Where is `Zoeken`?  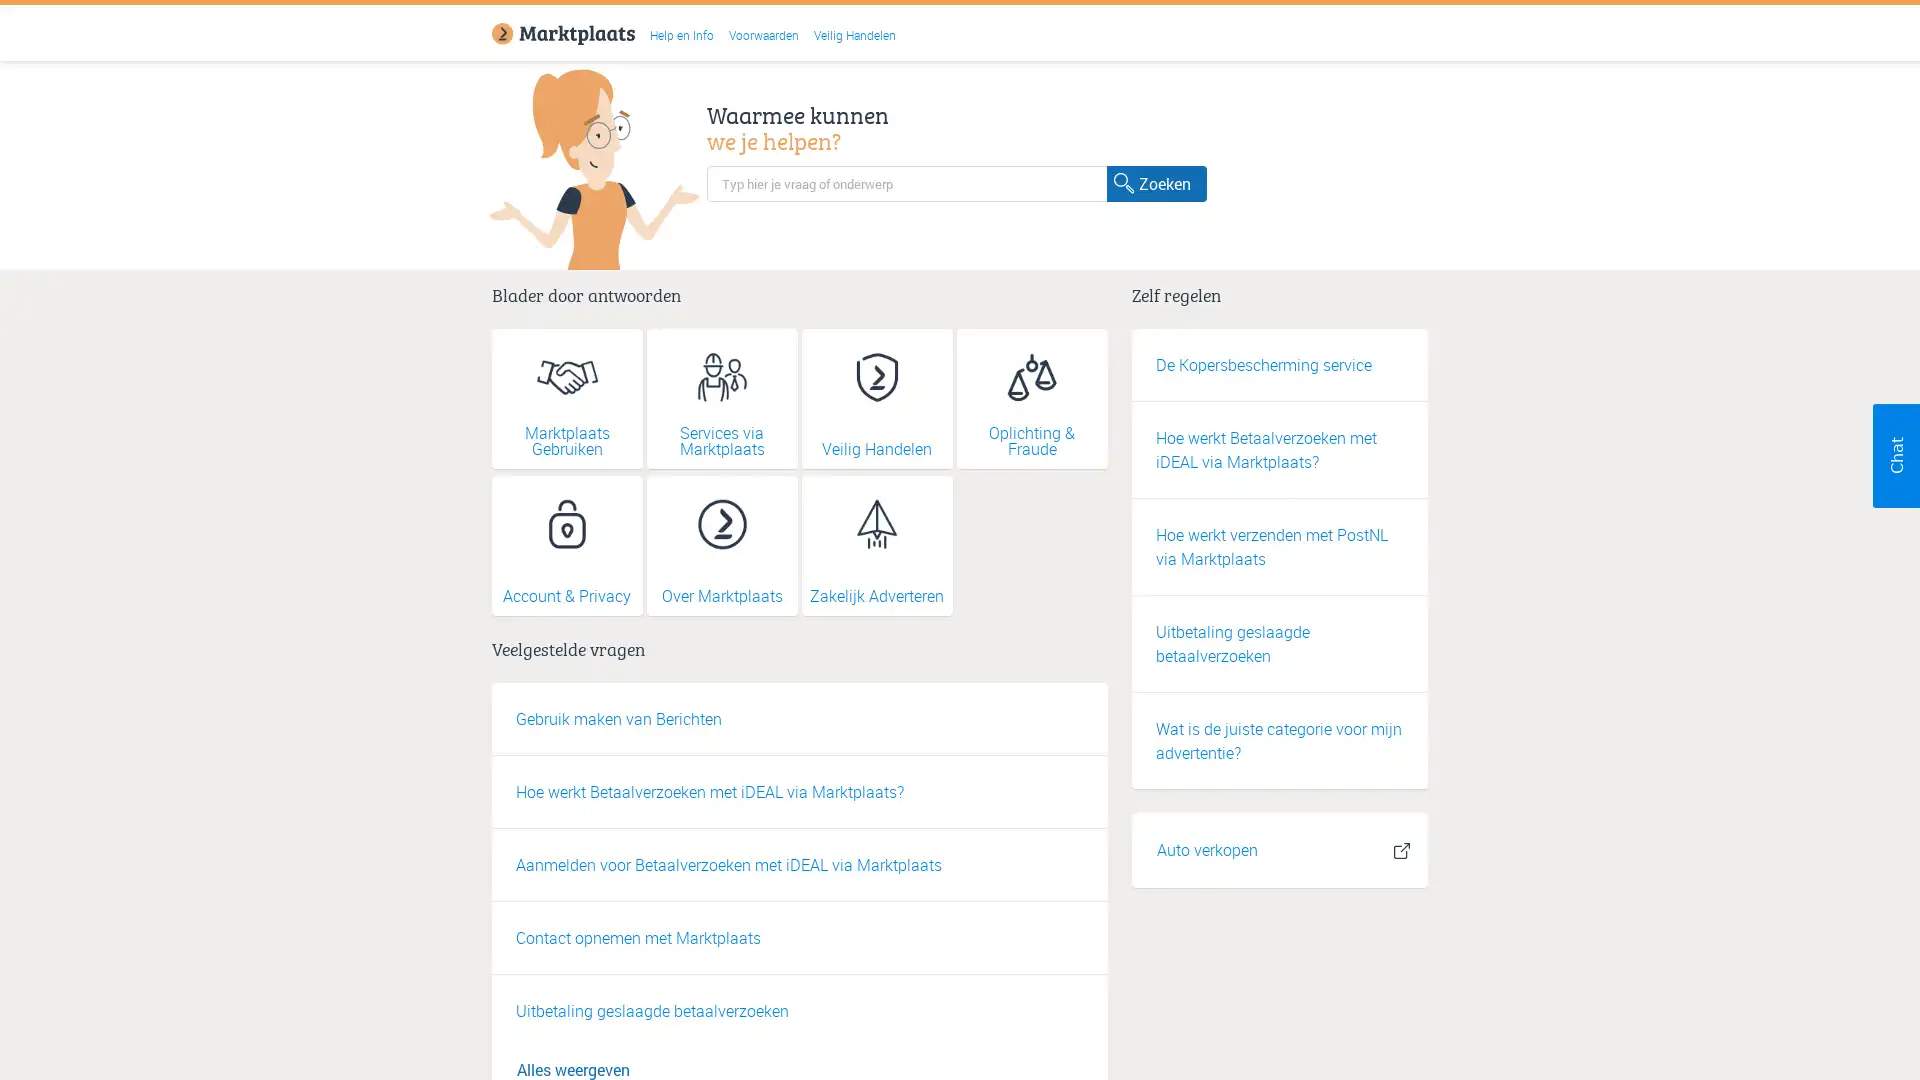 Zoeken is located at coordinates (1156, 182).